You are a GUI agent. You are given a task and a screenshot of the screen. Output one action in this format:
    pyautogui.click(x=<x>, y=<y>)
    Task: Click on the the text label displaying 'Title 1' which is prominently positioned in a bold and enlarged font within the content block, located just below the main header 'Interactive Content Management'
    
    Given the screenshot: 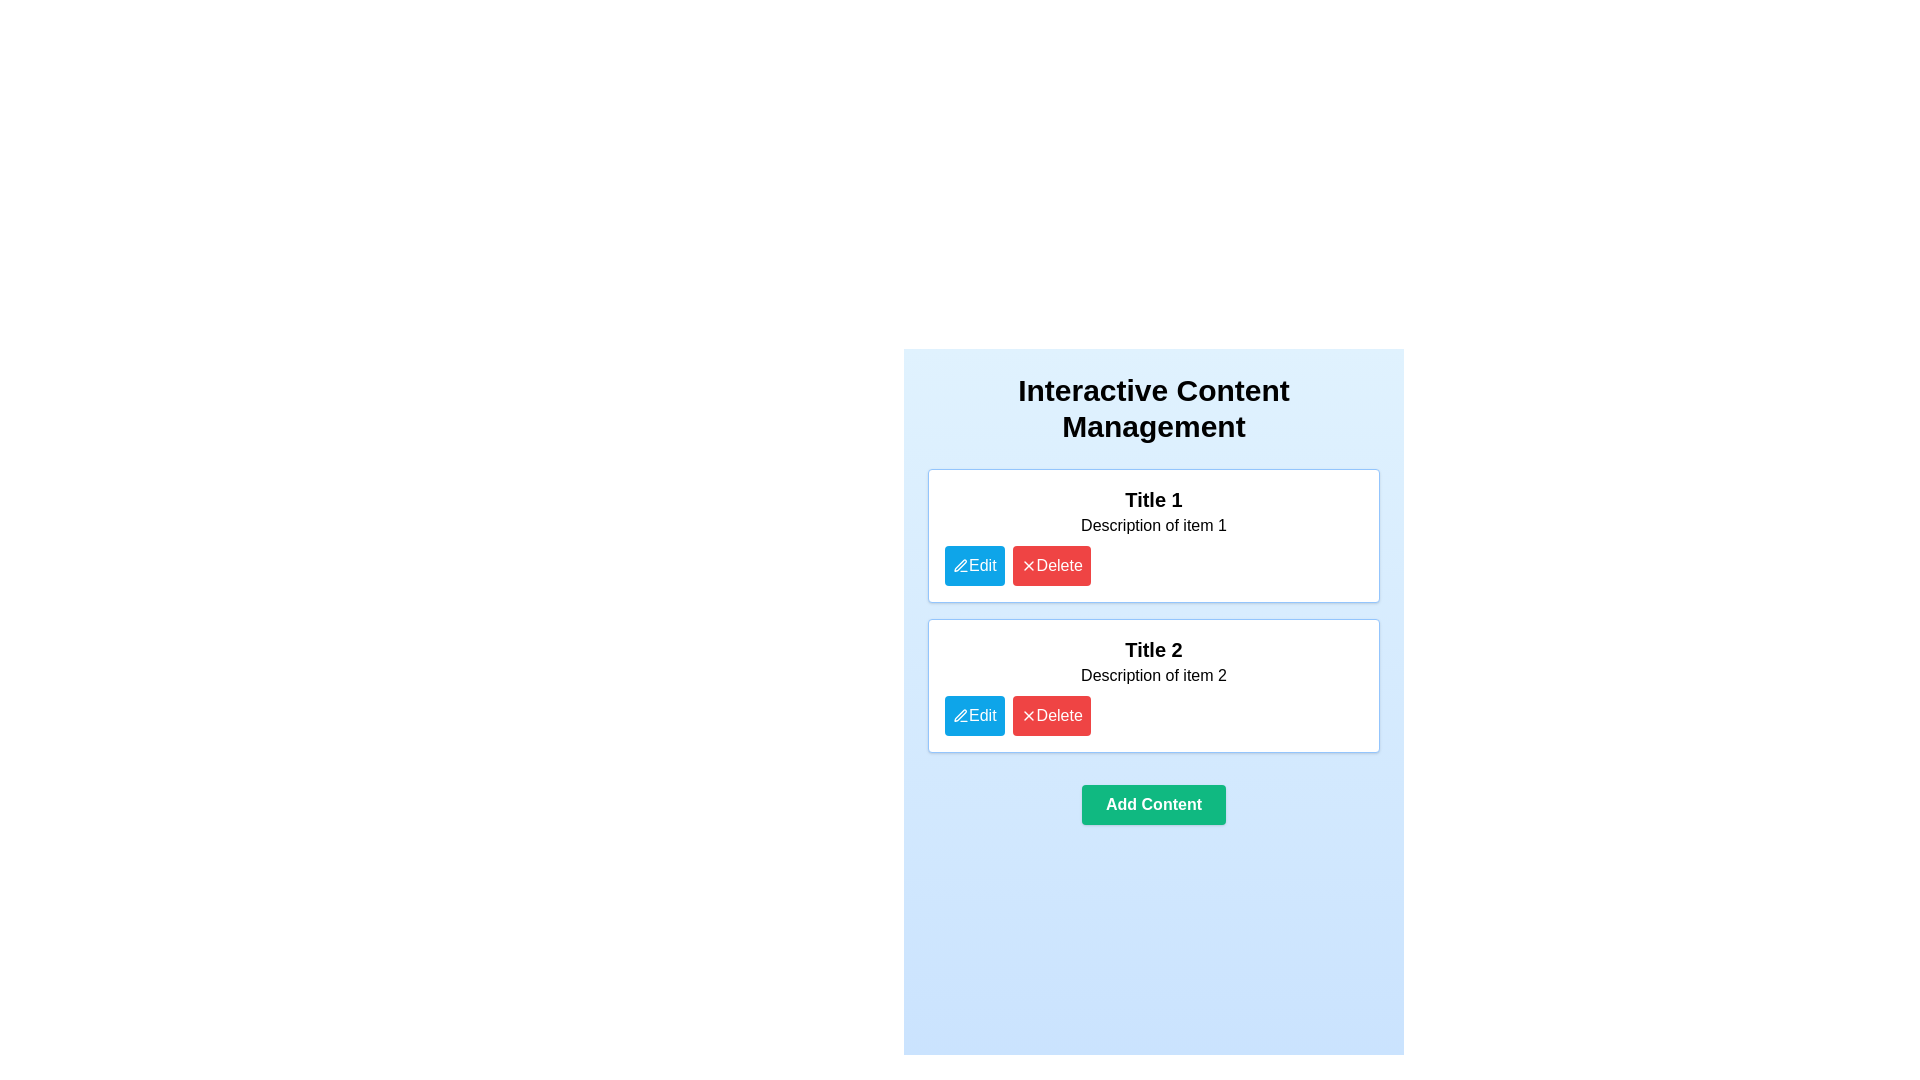 What is the action you would take?
    pyautogui.click(x=1153, y=499)
    